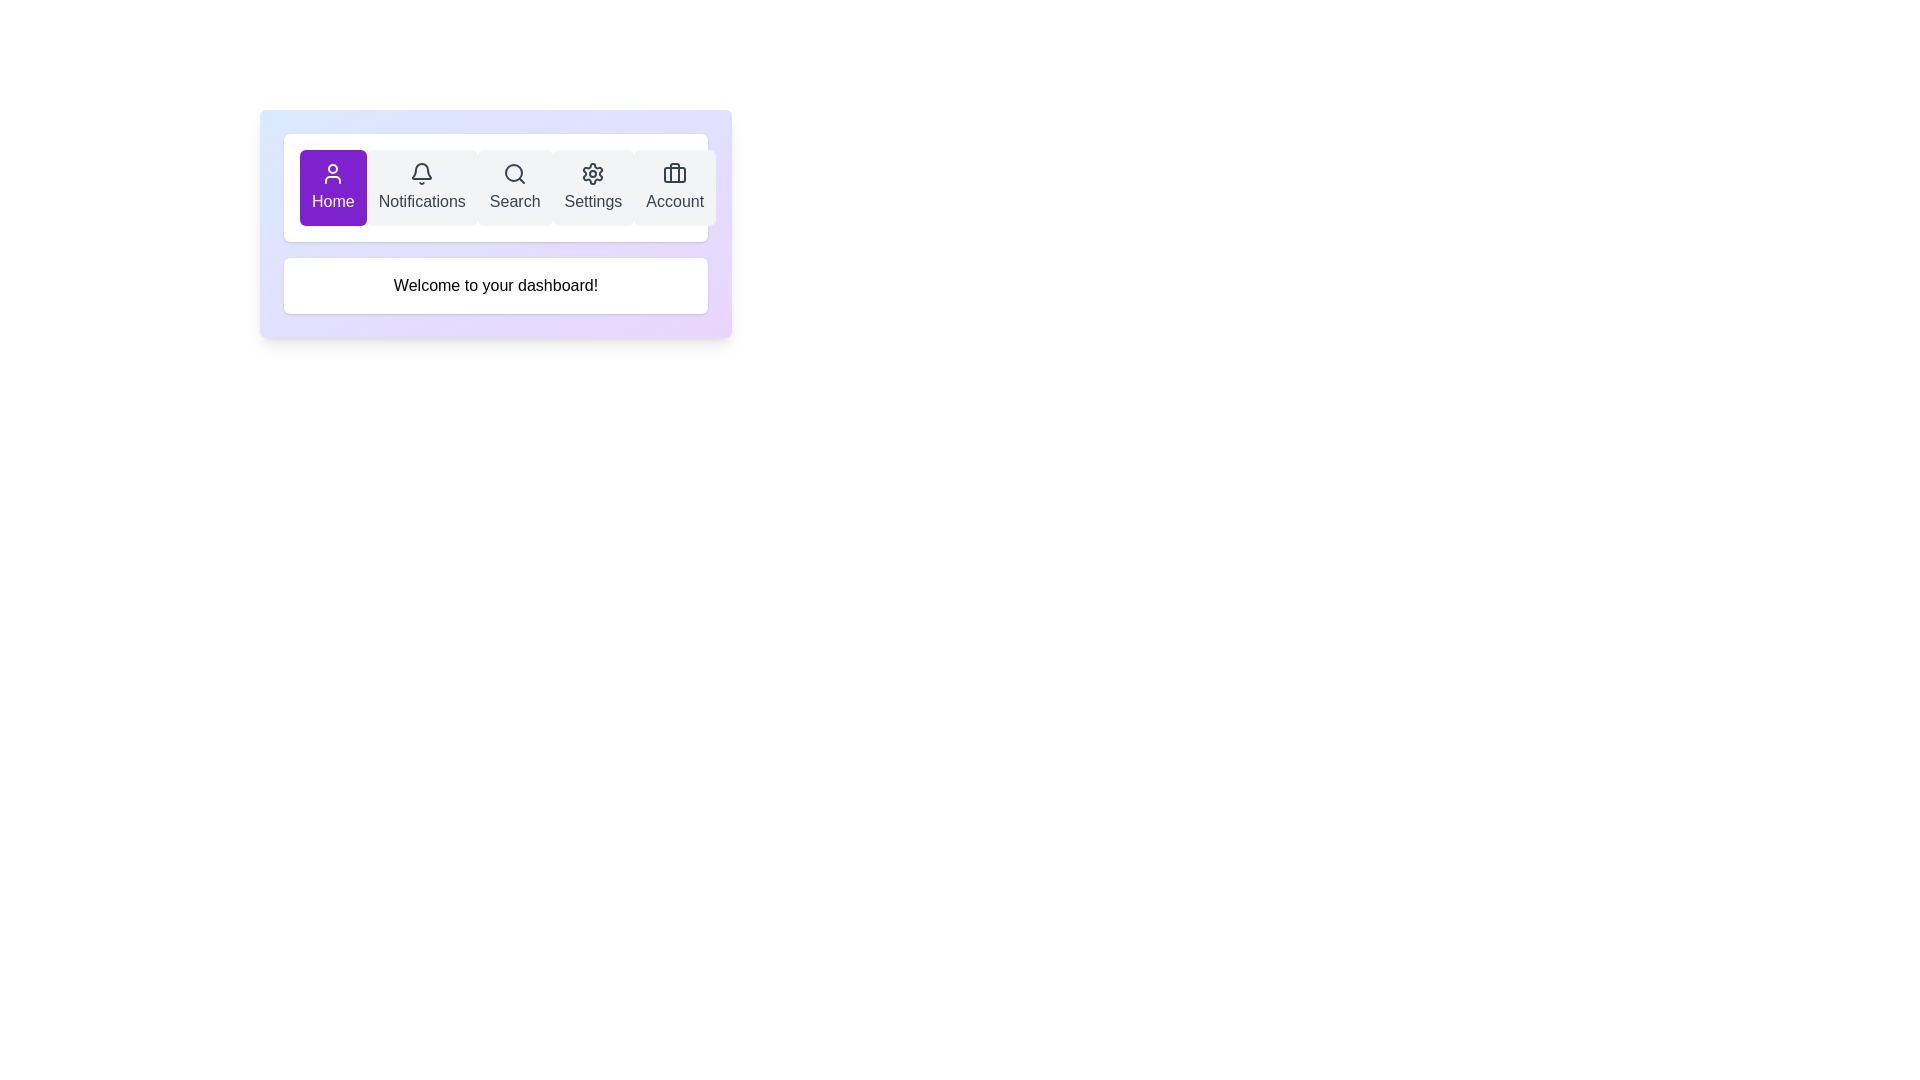  What do you see at coordinates (495, 188) in the screenshot?
I see `the 'Search' button in the navigation bar` at bounding box center [495, 188].